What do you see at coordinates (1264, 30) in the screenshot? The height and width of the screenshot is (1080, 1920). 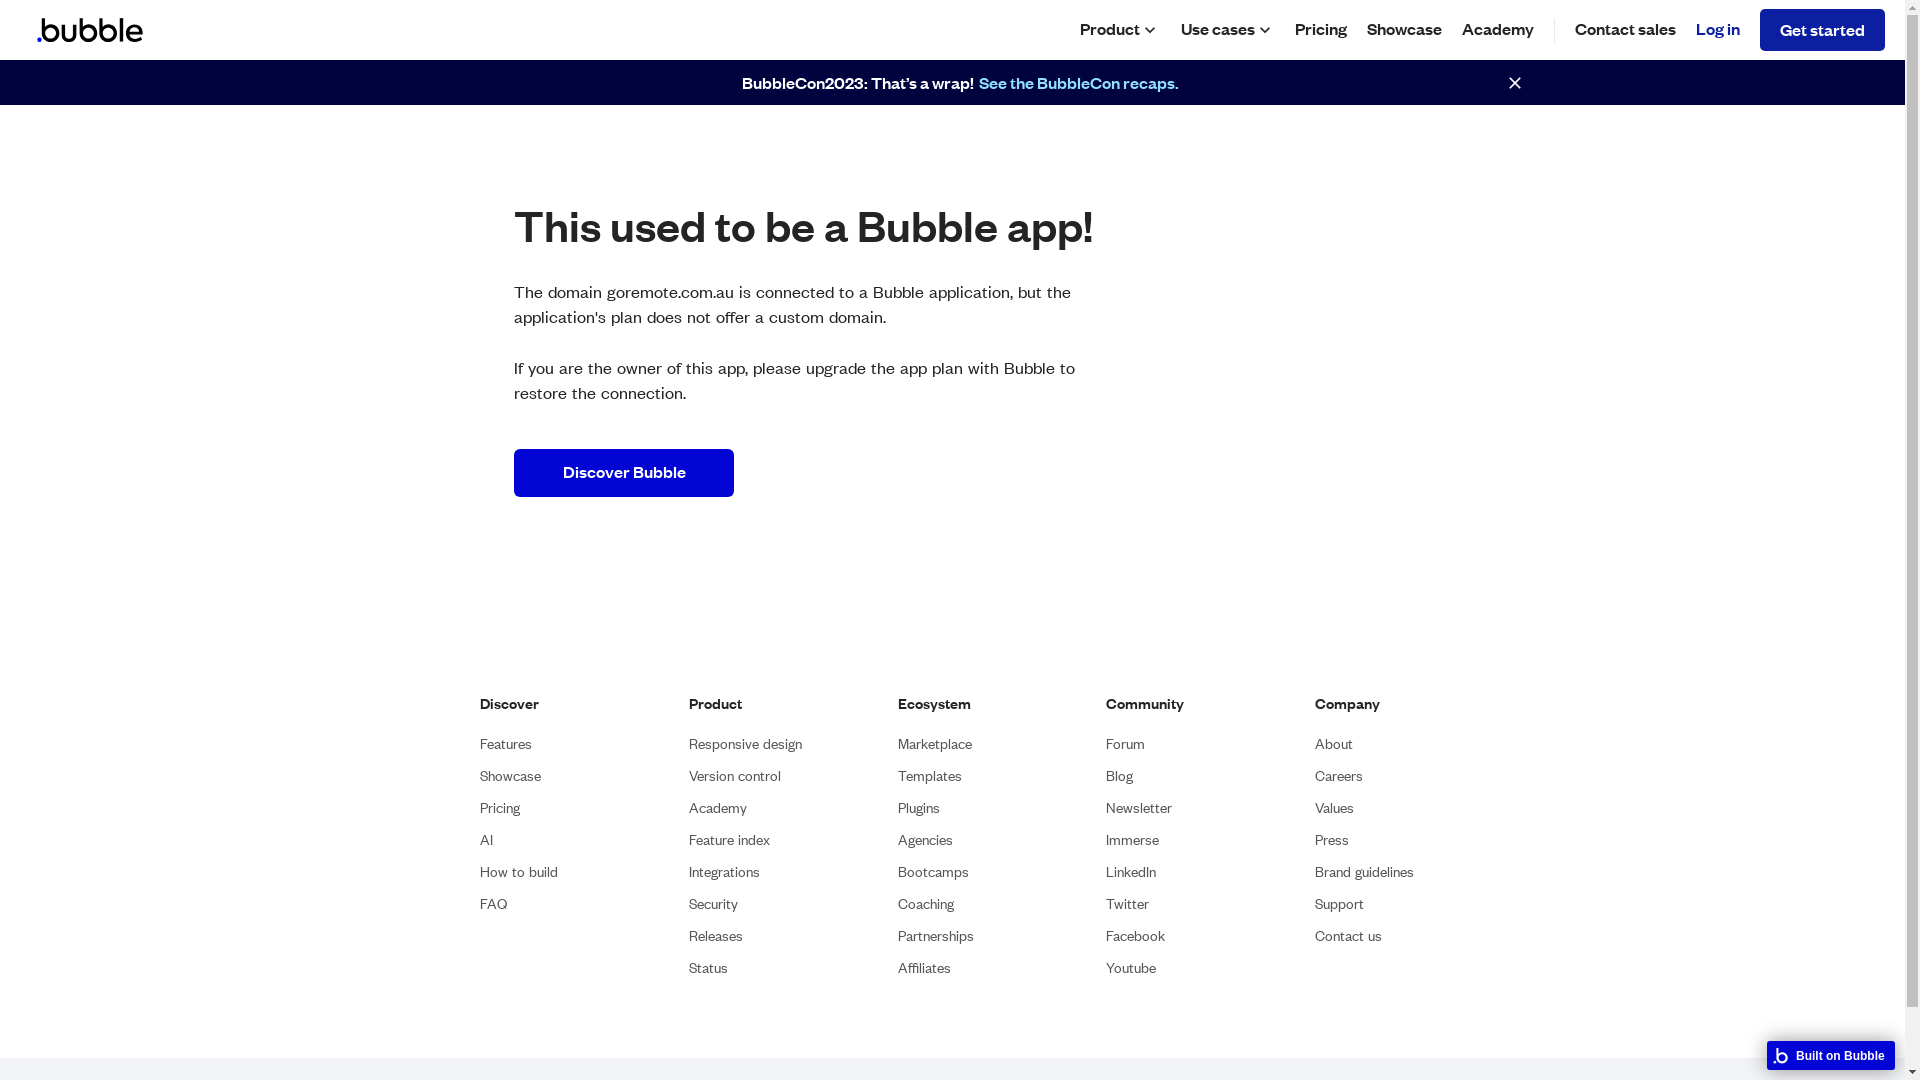 I see `'keyboard_arrow_down'` at bounding box center [1264, 30].